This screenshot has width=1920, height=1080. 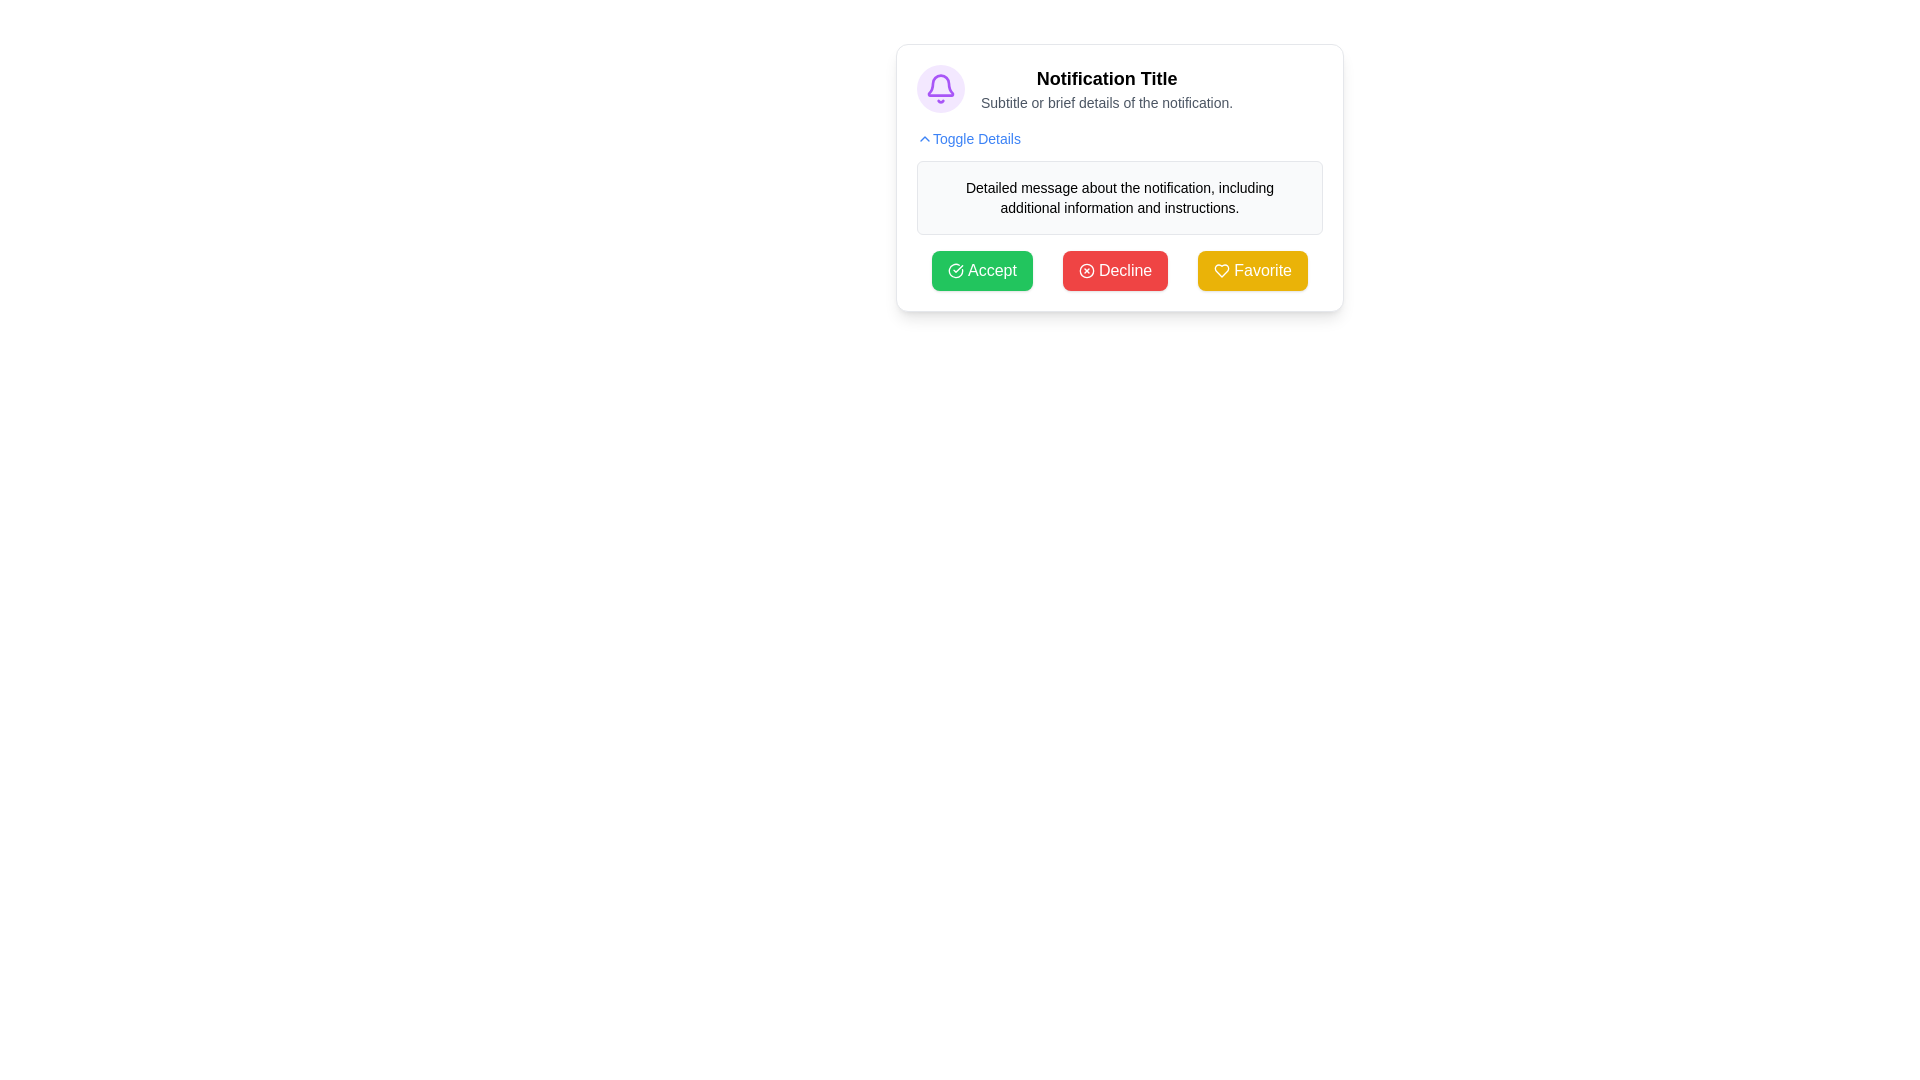 What do you see at coordinates (1114, 270) in the screenshot?
I see `the 'Decline' button located between the 'Accept' and 'Favorite' buttons at the bottom of the notification card to change its shade` at bounding box center [1114, 270].